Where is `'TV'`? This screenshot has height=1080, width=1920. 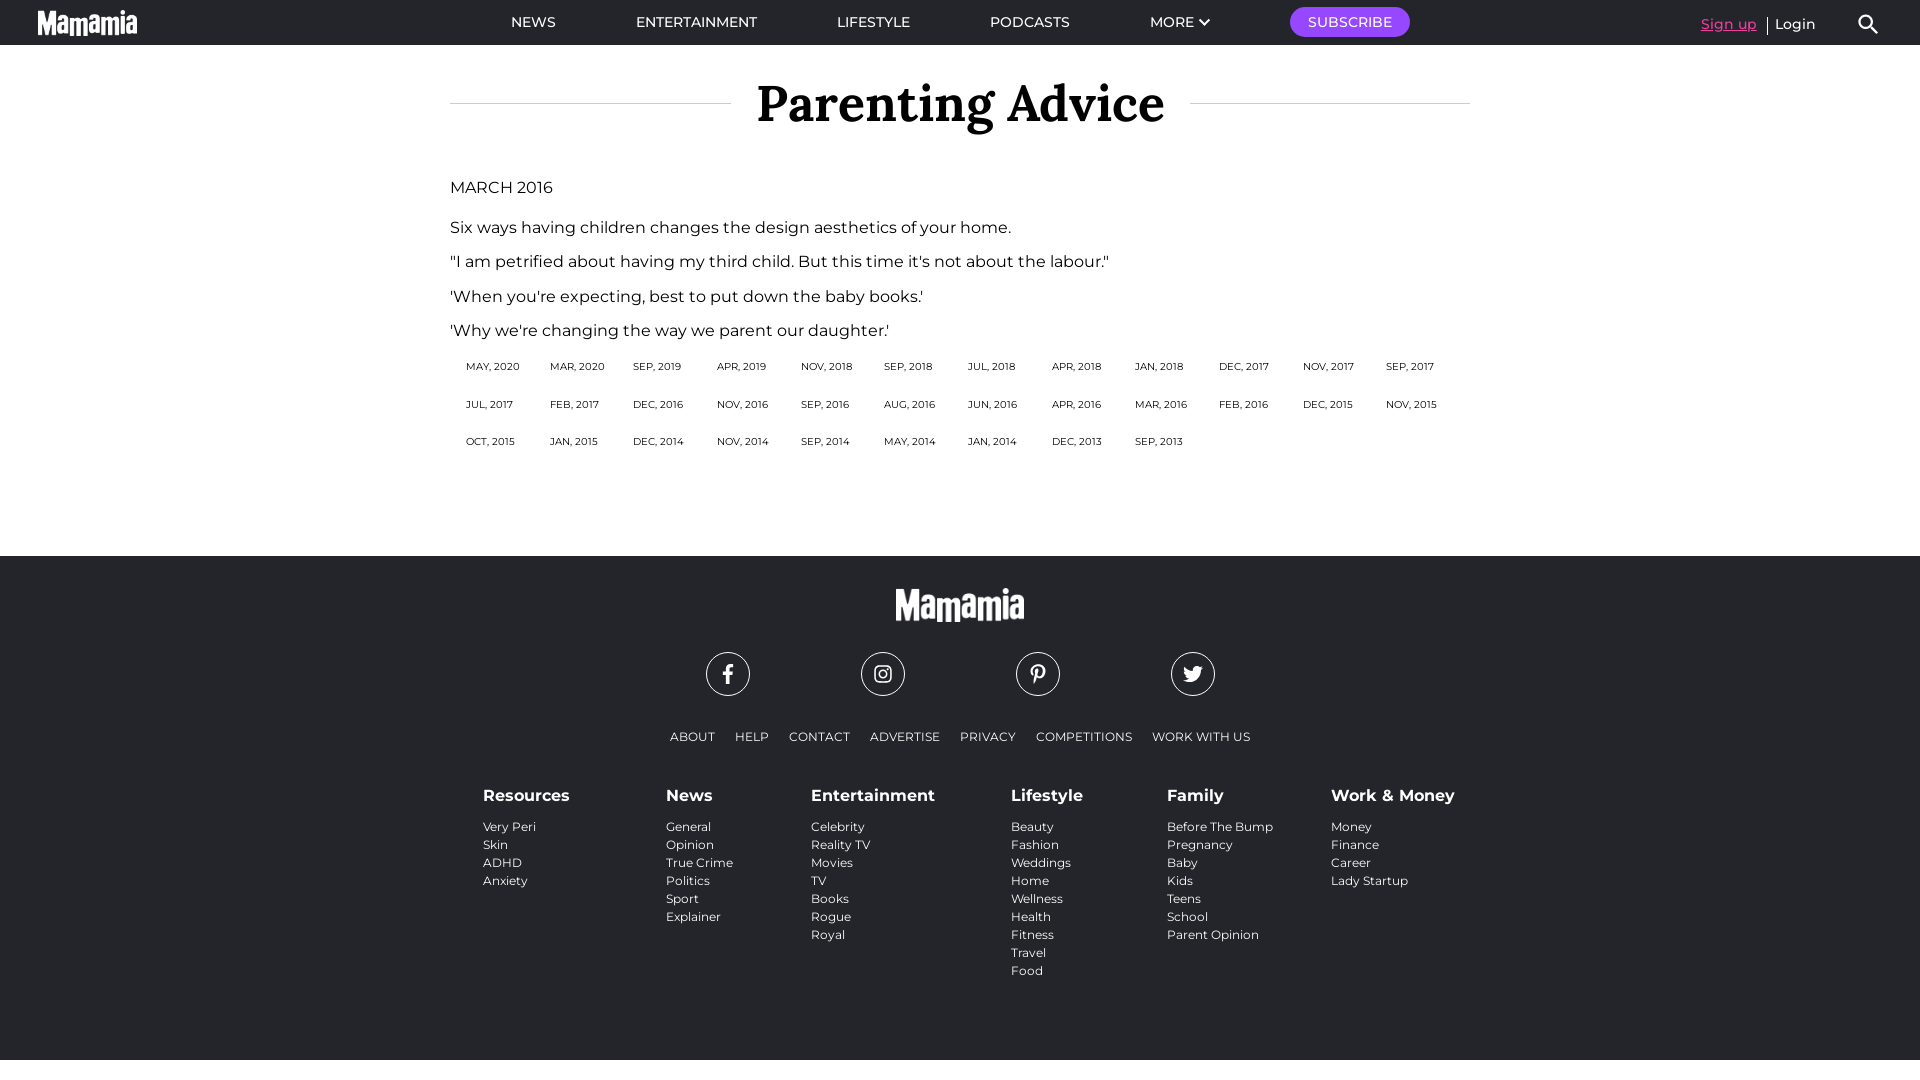
'TV' is located at coordinates (818, 879).